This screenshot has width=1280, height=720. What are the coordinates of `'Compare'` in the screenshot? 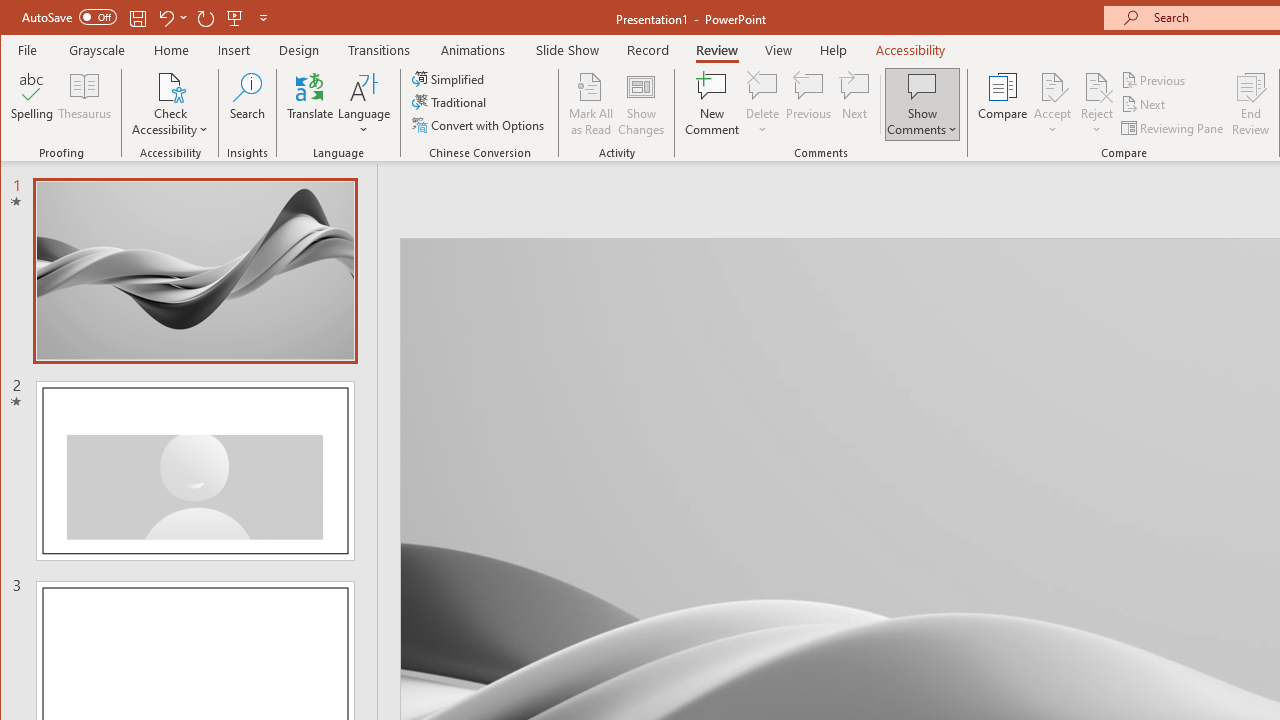 It's located at (1002, 104).